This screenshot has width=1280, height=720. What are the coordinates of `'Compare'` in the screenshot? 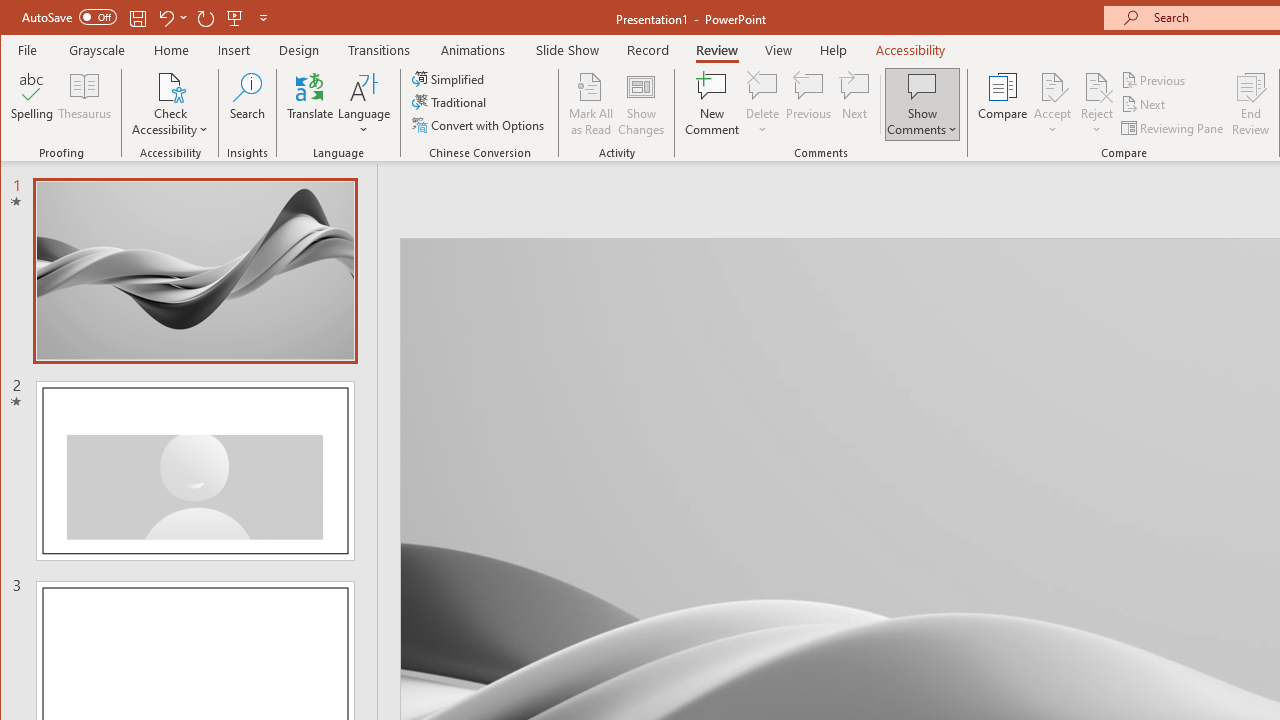 It's located at (1002, 104).